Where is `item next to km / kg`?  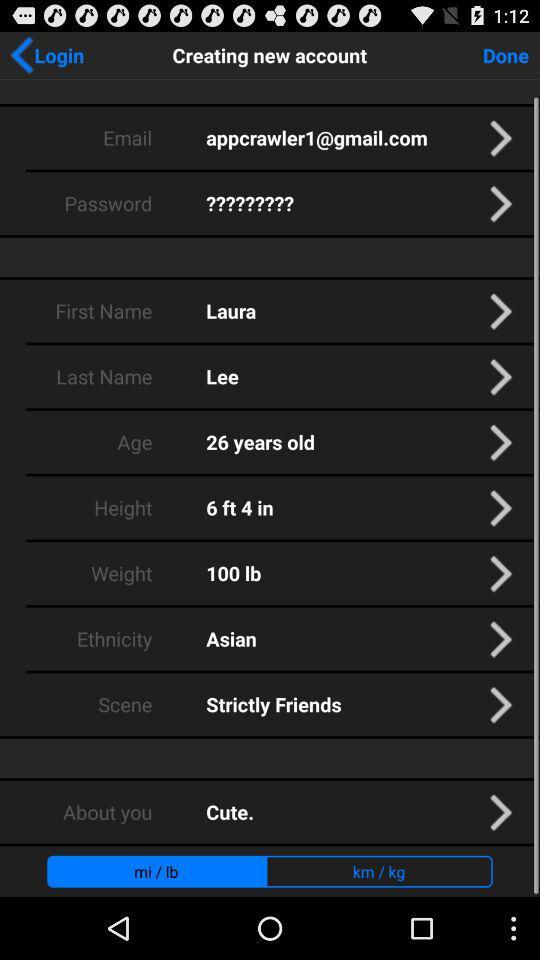
item next to km / kg is located at coordinates (155, 870).